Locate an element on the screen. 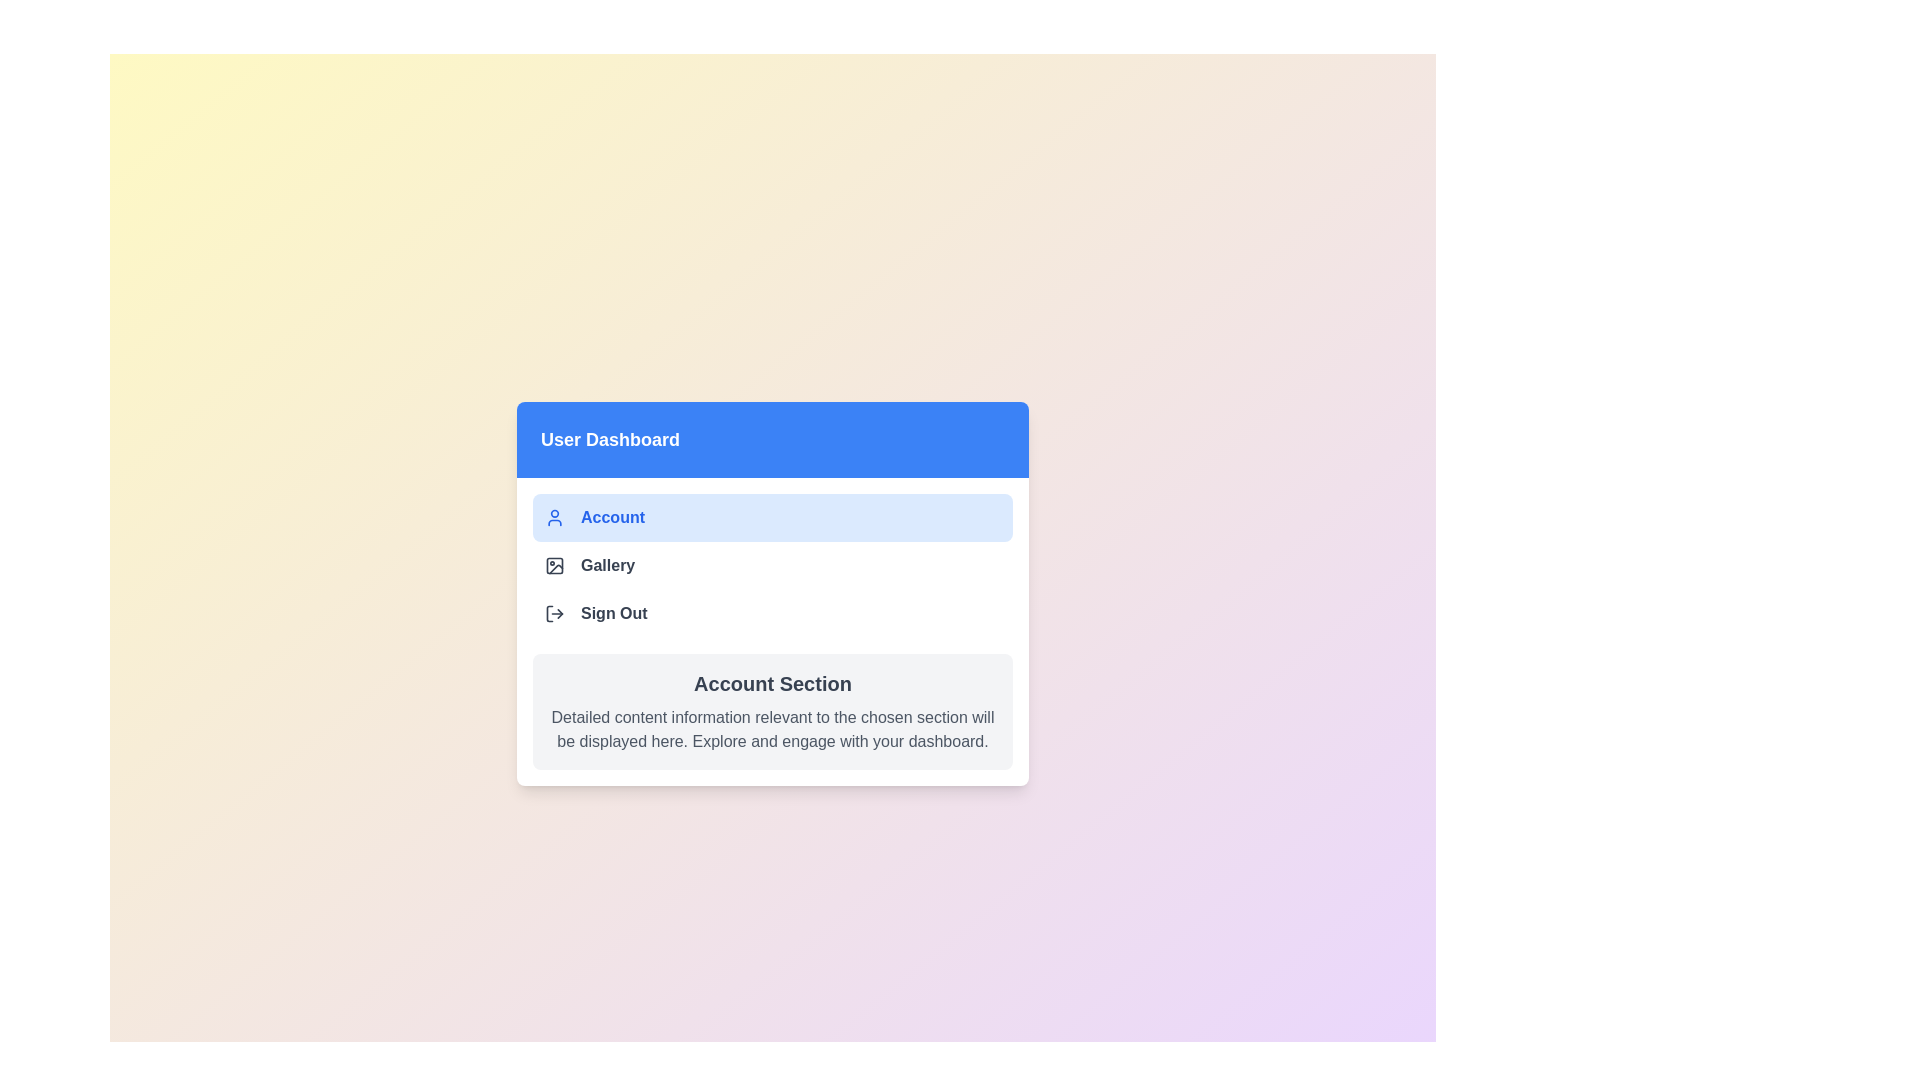 The height and width of the screenshot is (1080, 1920). the menu item Account from the options available is located at coordinates (771, 516).